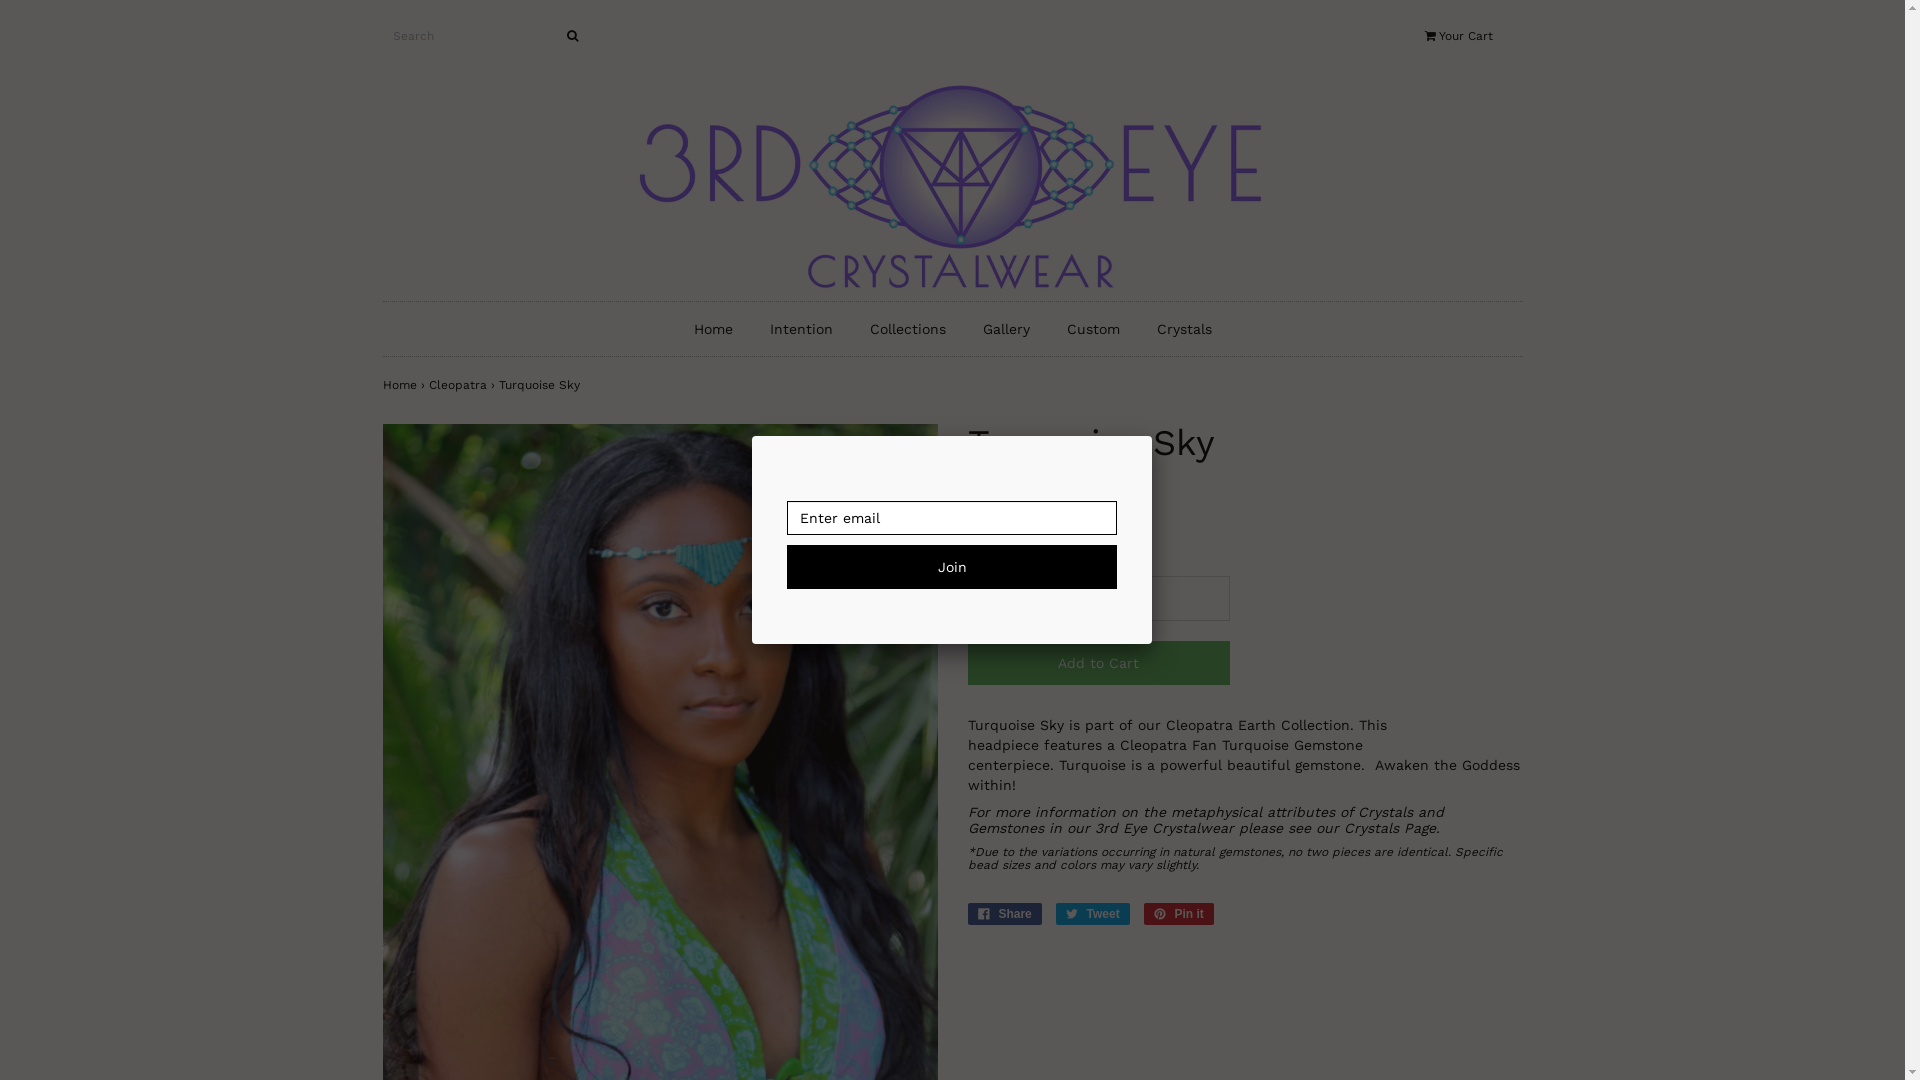  I want to click on 'Crystals', so click(1184, 327).